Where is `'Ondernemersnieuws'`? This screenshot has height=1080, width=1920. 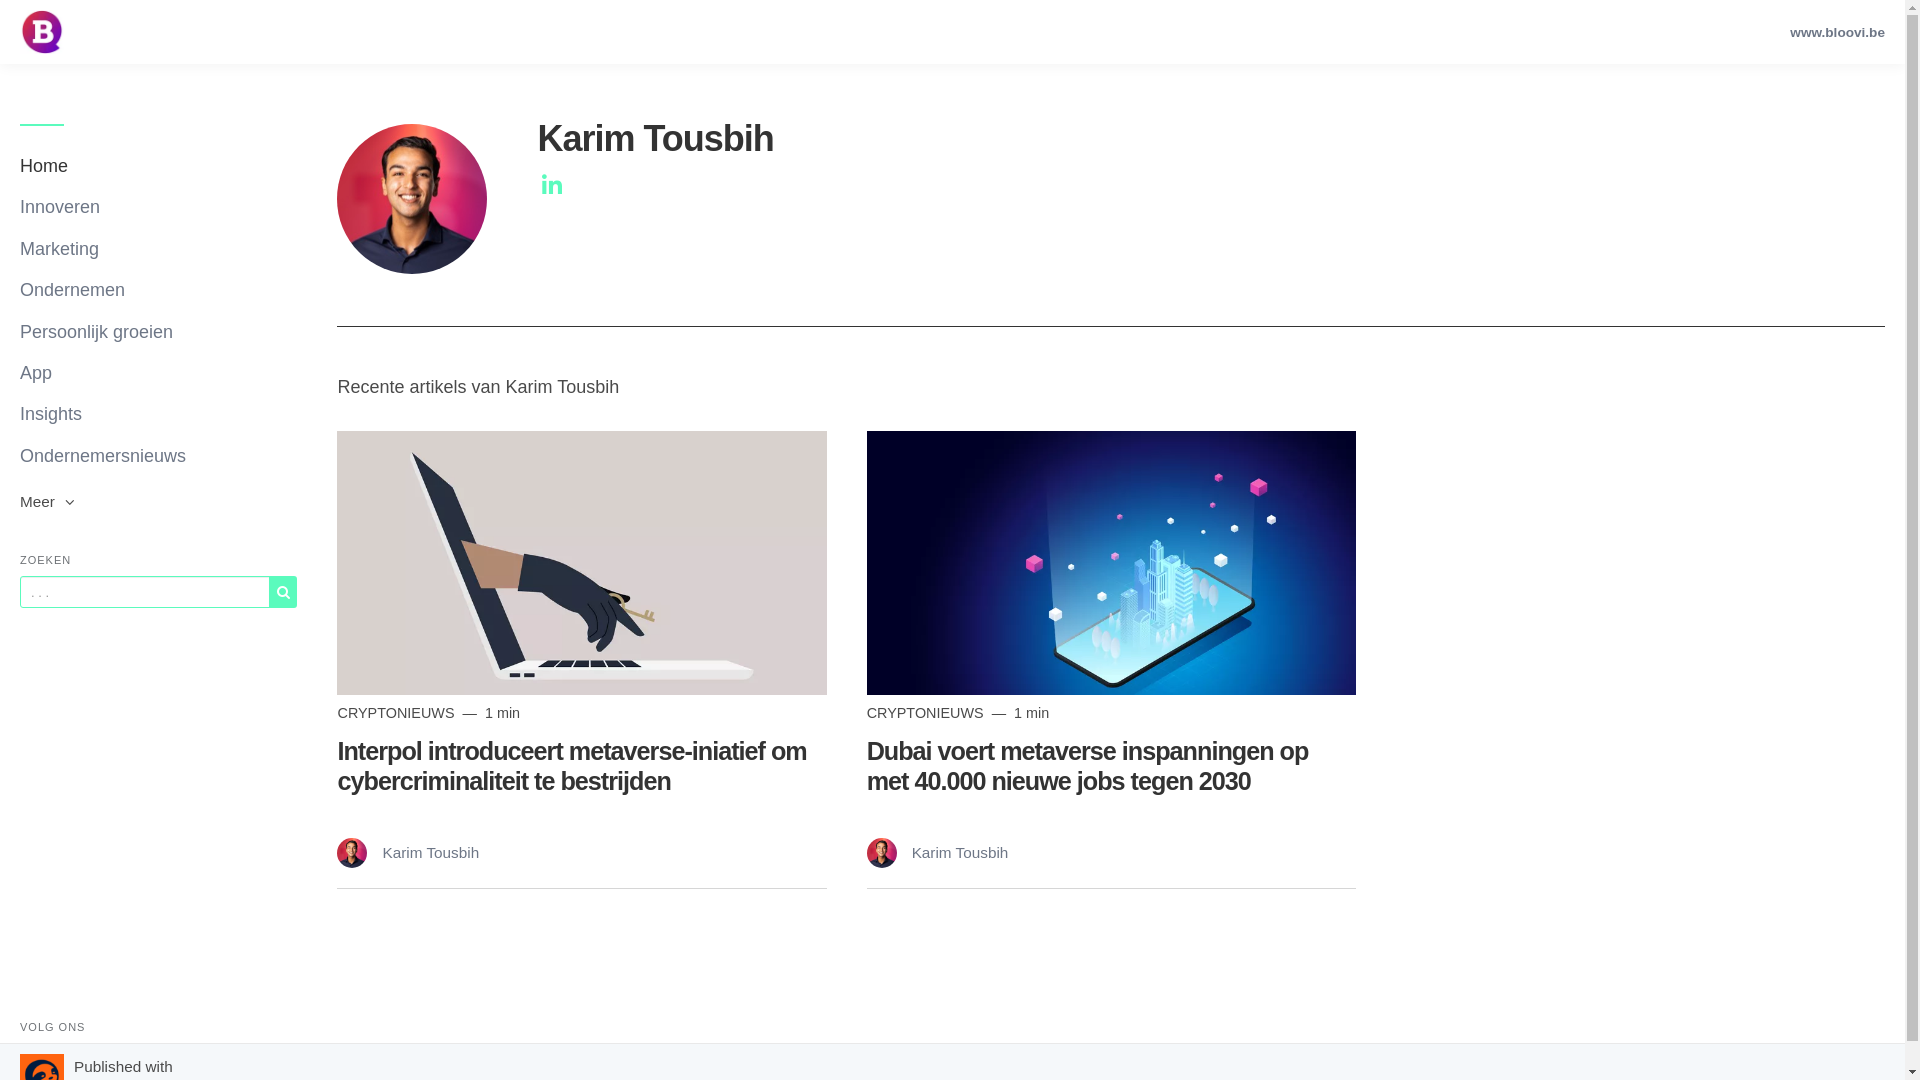 'Ondernemersnieuws' is located at coordinates (157, 456).